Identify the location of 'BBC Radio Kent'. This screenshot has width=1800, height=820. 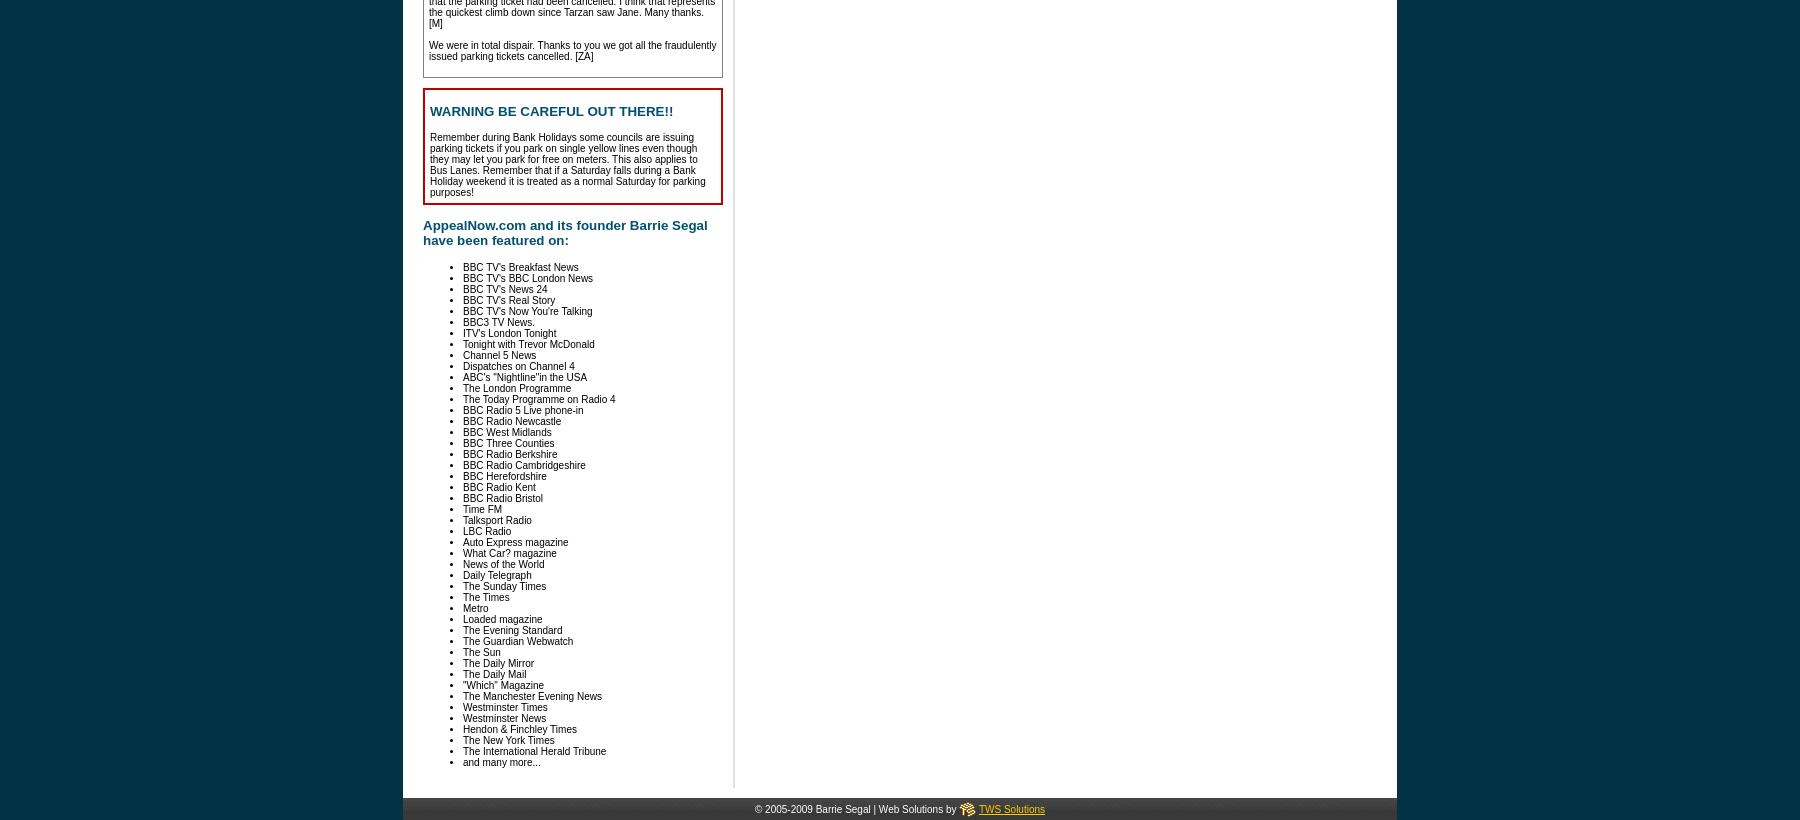
(497, 486).